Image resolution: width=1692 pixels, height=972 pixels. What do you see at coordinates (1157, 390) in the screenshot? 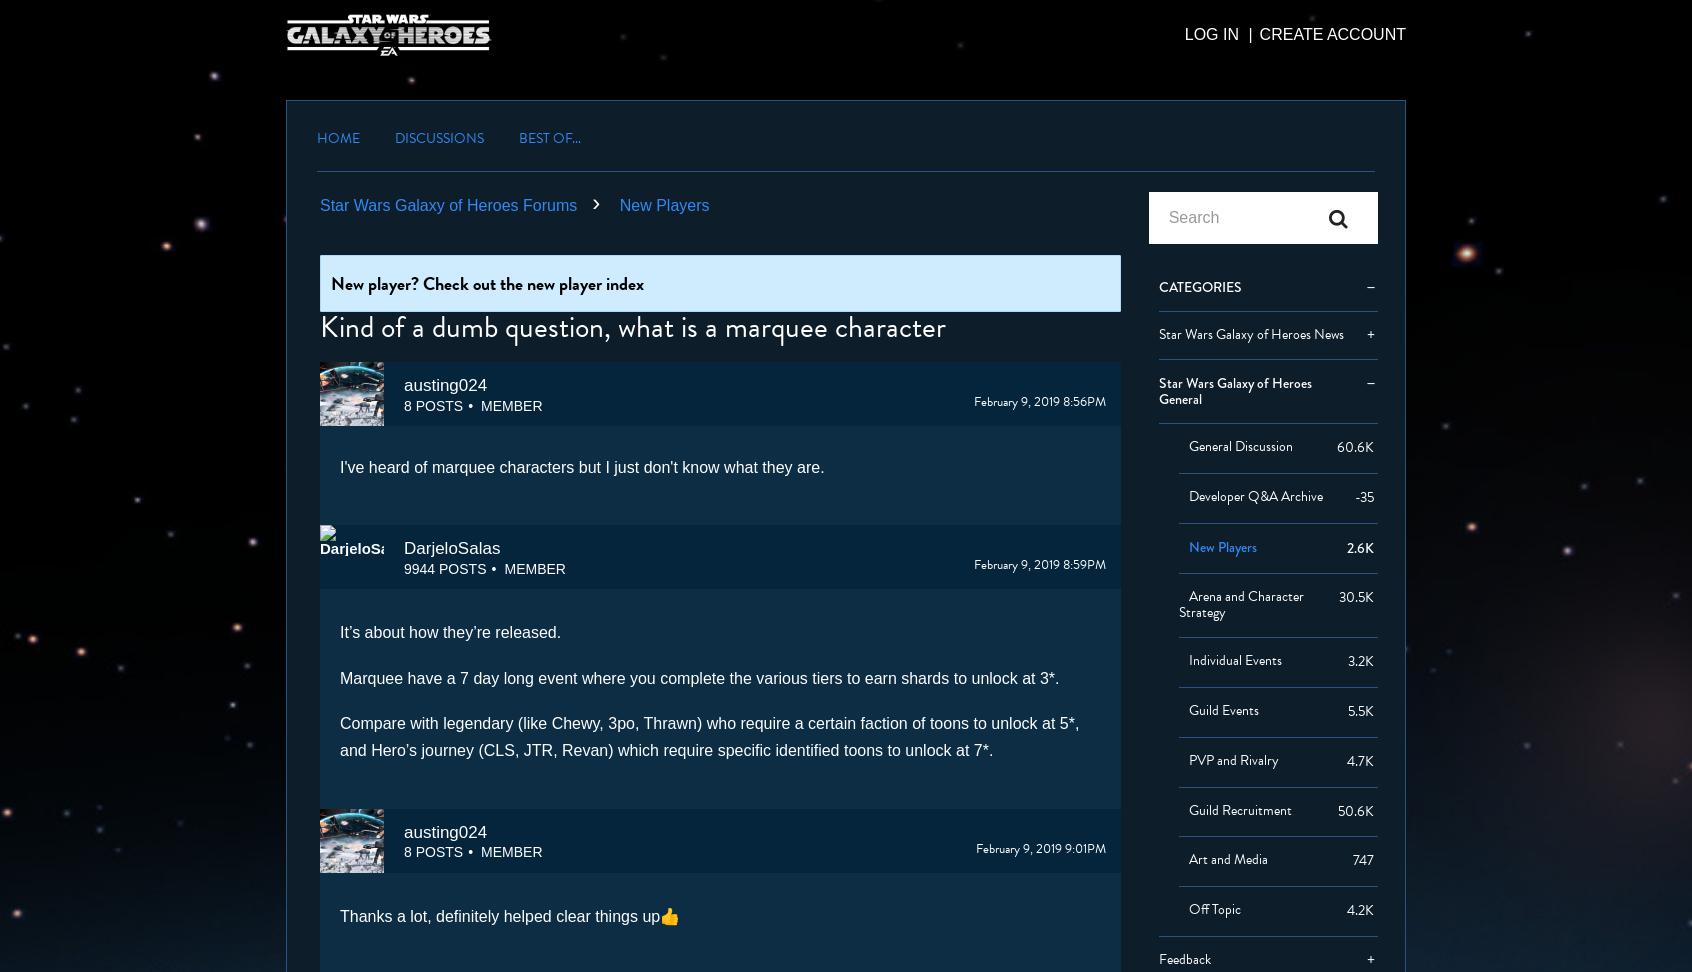
I see `'Star Wars Galaxy of Heroes General'` at bounding box center [1157, 390].